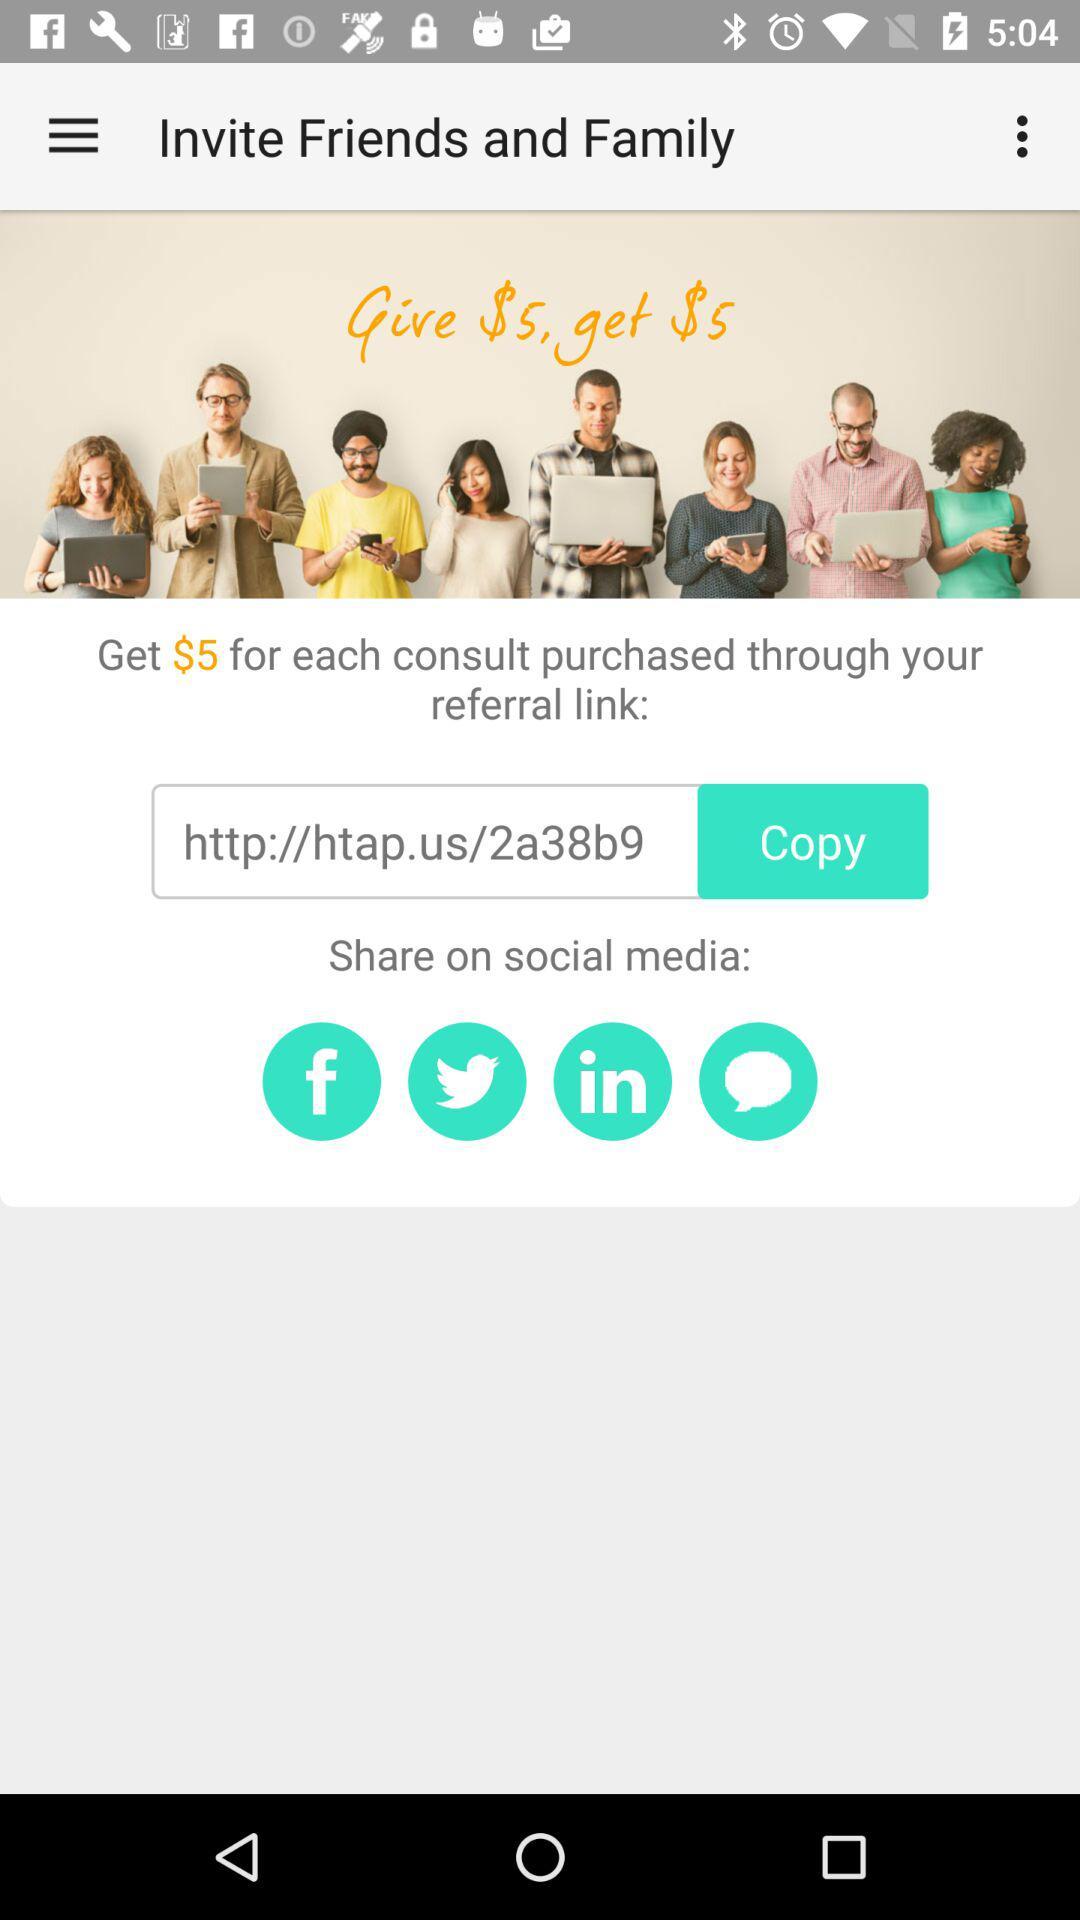 This screenshot has width=1080, height=1920. What do you see at coordinates (412, 841) in the screenshot?
I see `the item above share on social` at bounding box center [412, 841].